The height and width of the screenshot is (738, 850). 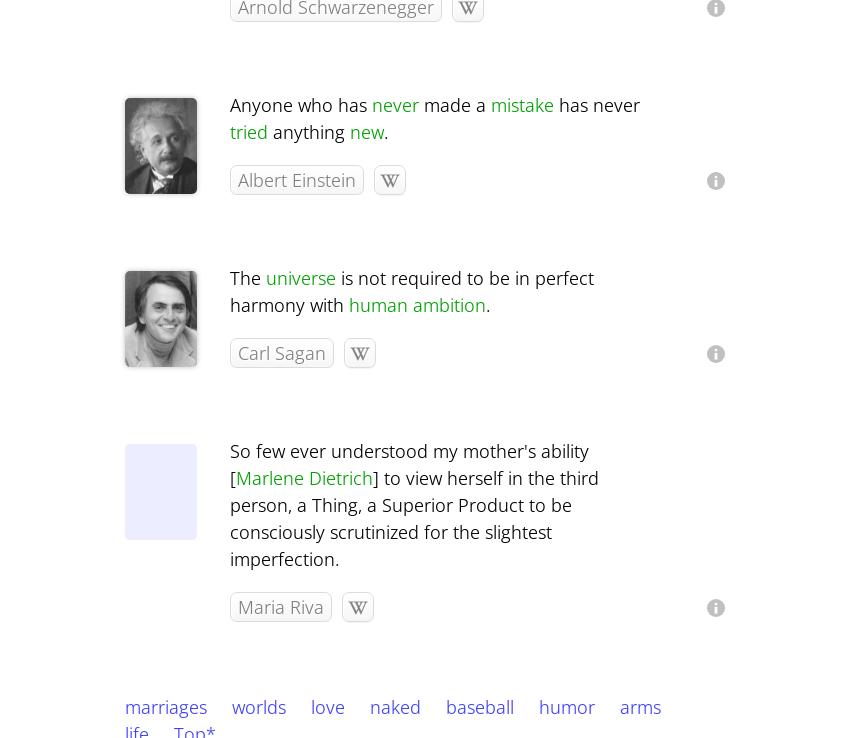 What do you see at coordinates (248, 278) in the screenshot?
I see `'The'` at bounding box center [248, 278].